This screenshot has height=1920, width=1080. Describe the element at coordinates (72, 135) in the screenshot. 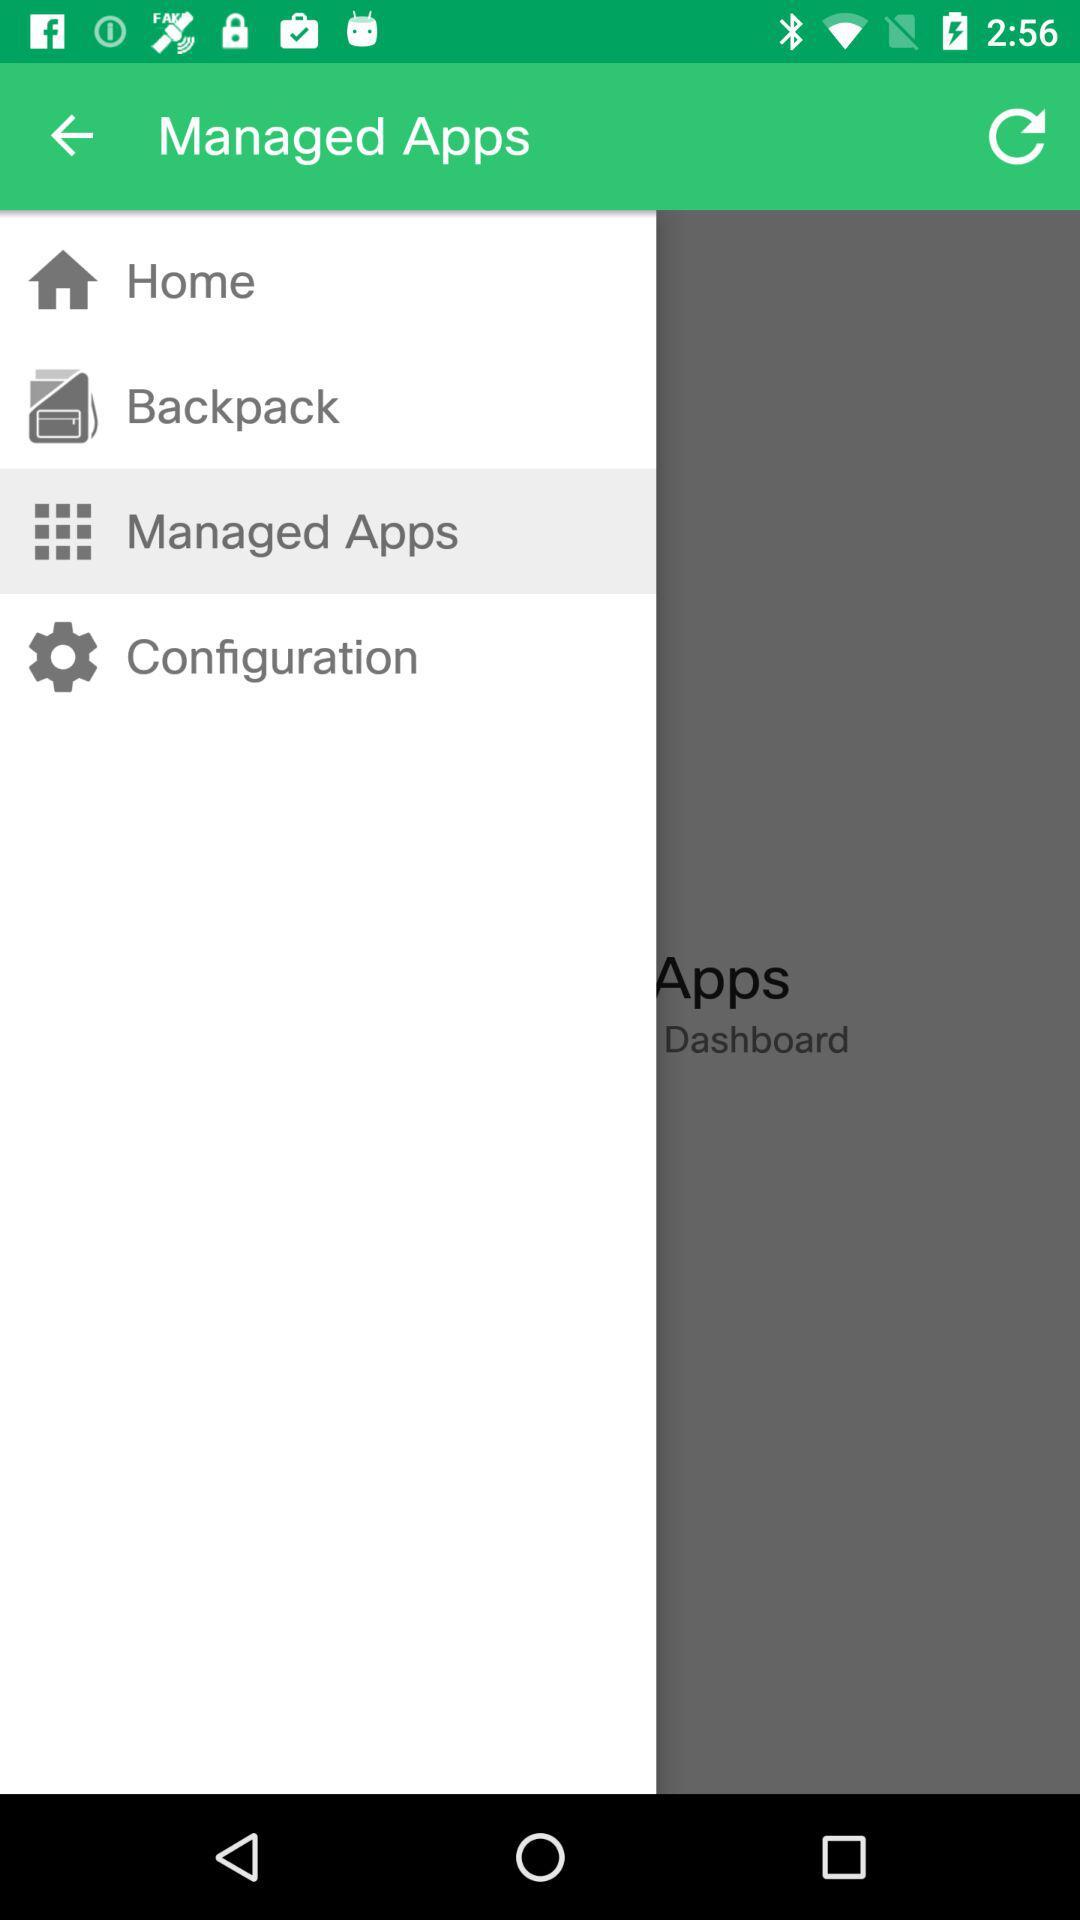

I see `icon next to the managed apps icon` at that location.